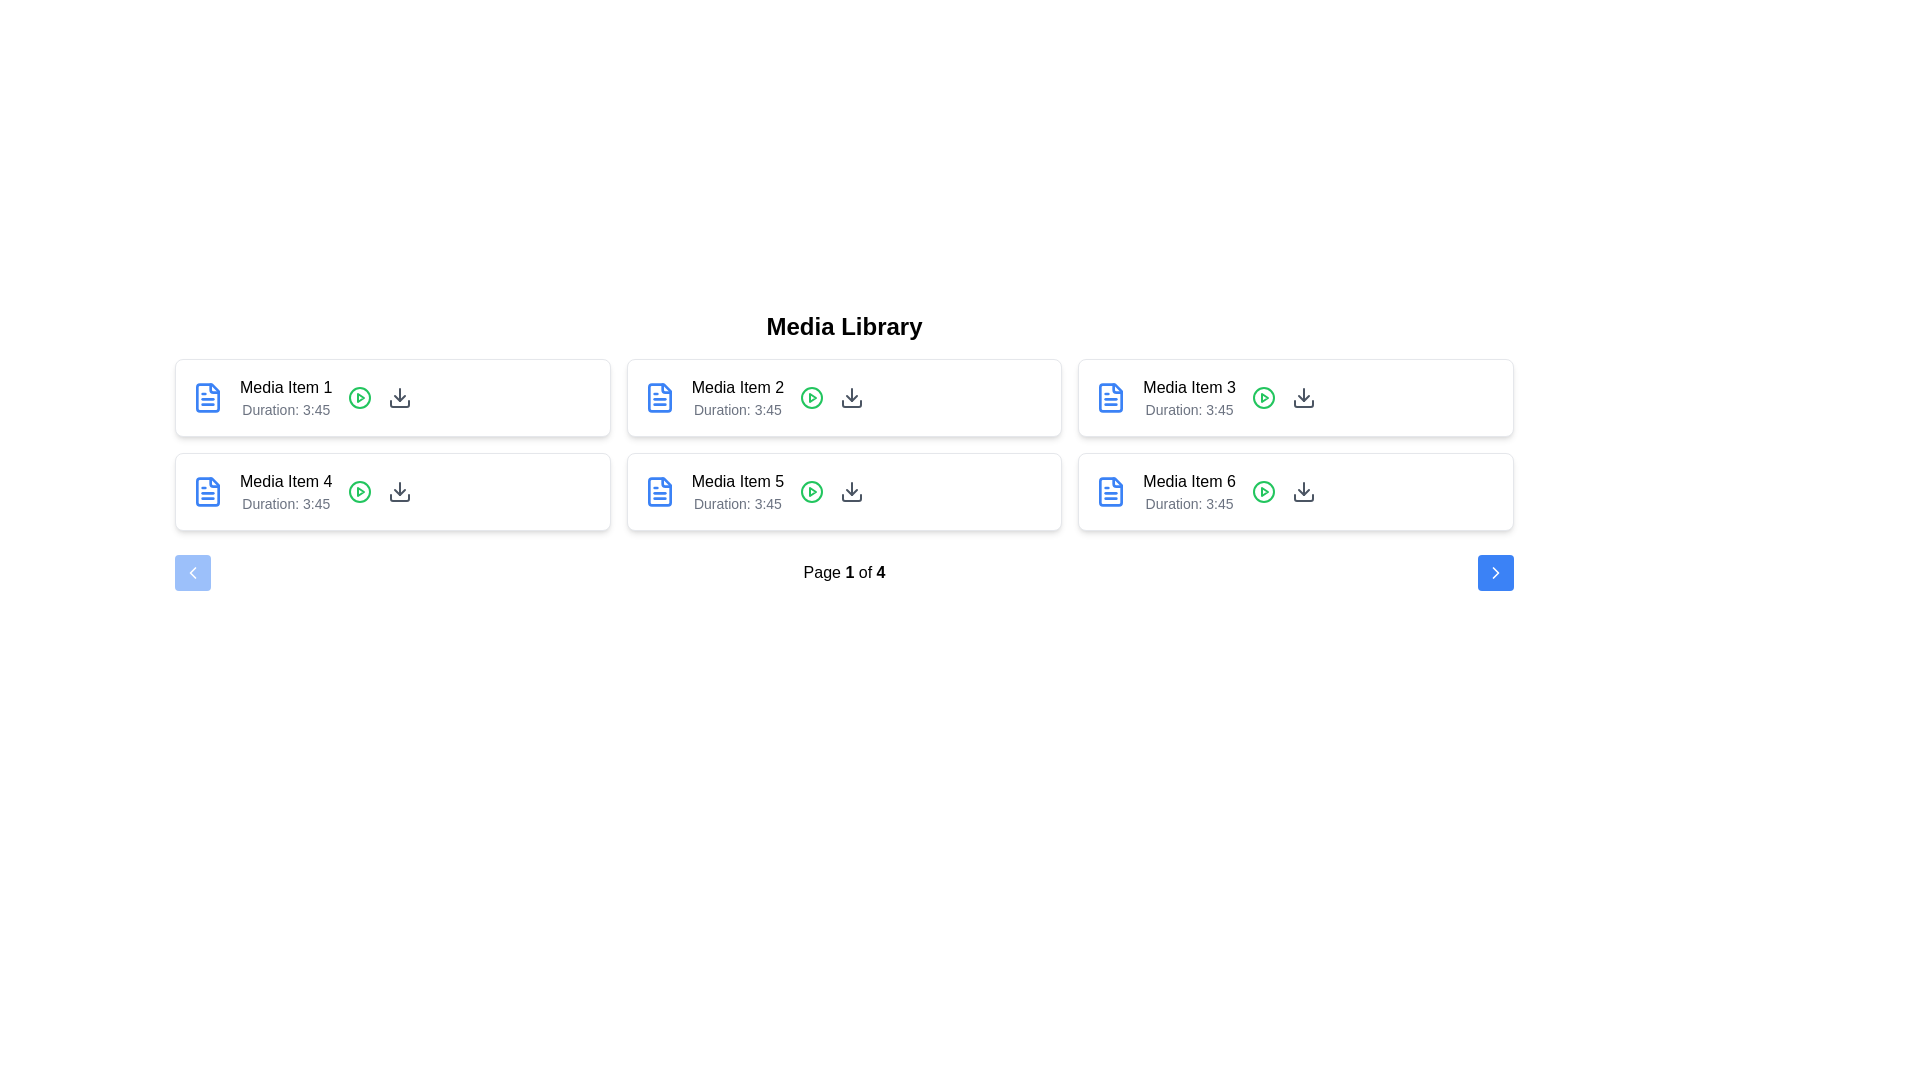 The image size is (1920, 1080). Describe the element at coordinates (1303, 492) in the screenshot. I see `the Download button icon for Media Item 6 located` at that location.